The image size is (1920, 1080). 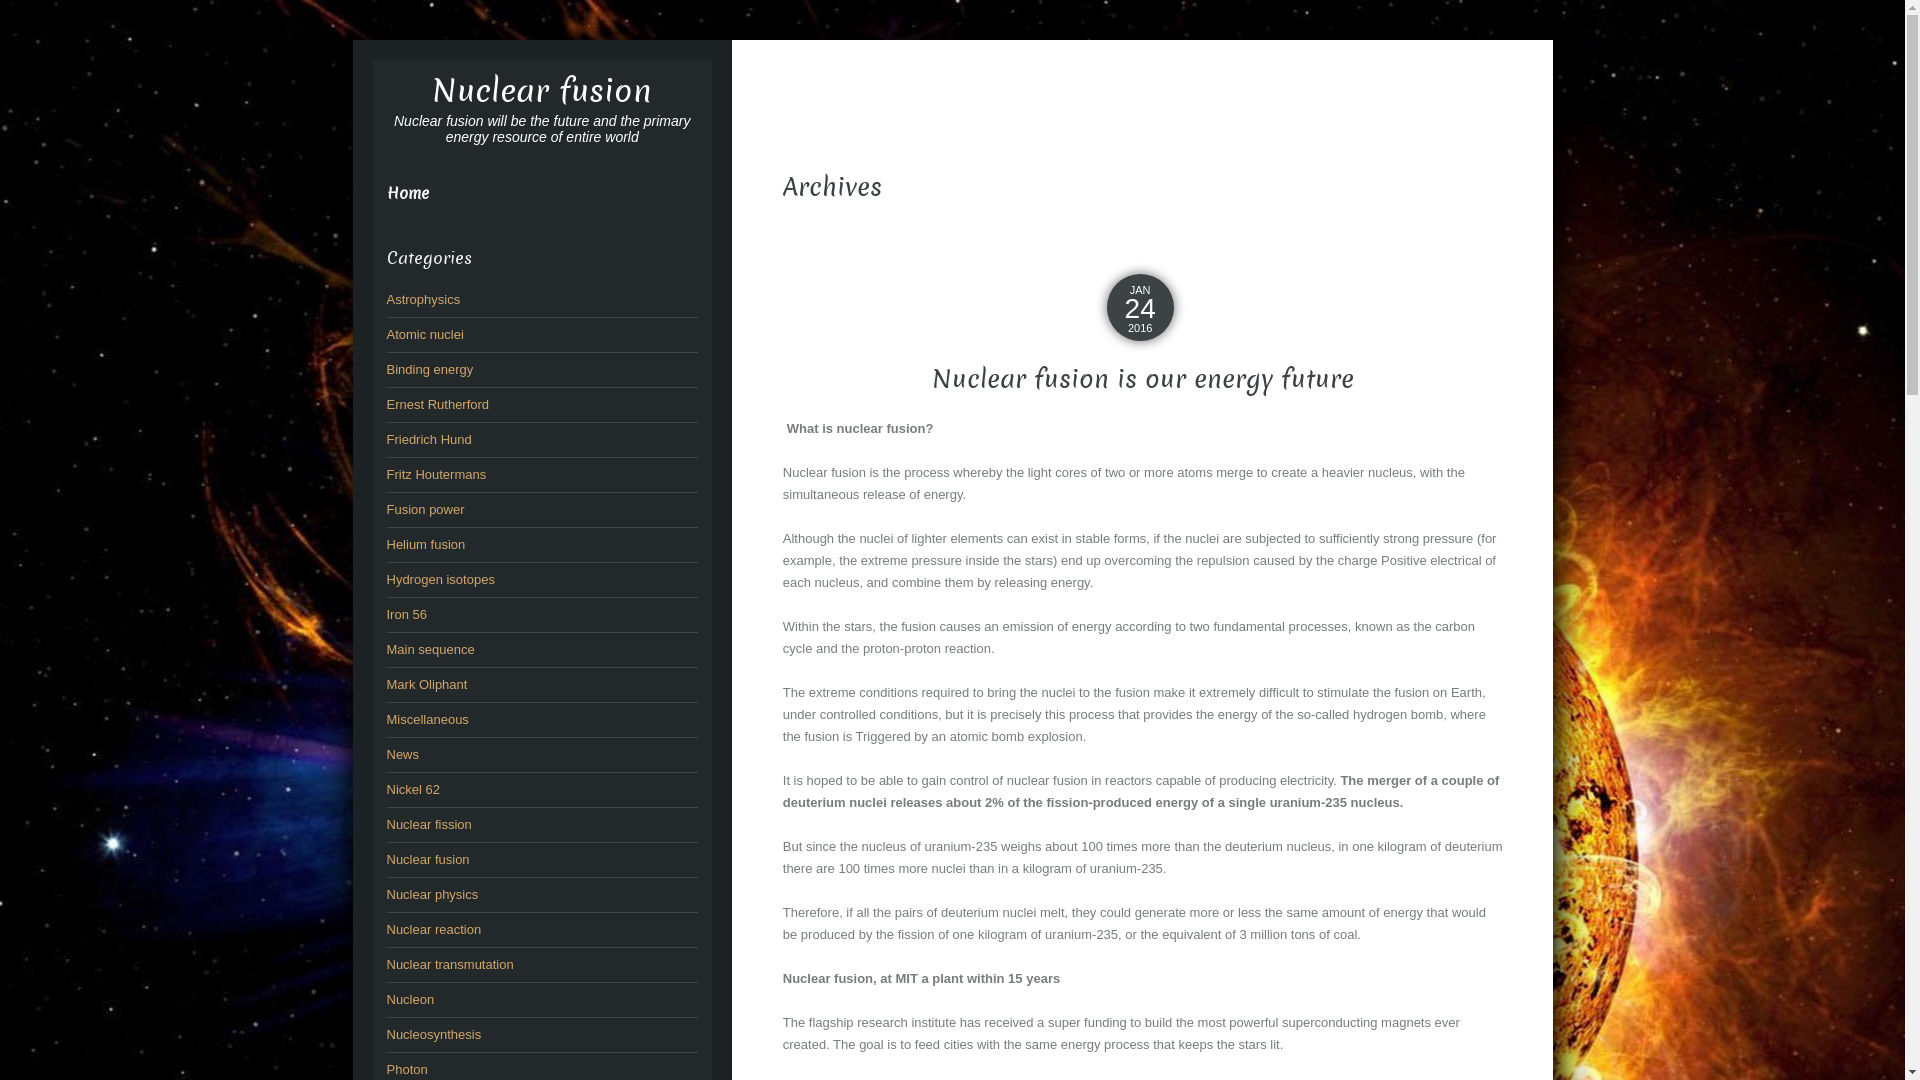 What do you see at coordinates (424, 508) in the screenshot?
I see `'Fusion power'` at bounding box center [424, 508].